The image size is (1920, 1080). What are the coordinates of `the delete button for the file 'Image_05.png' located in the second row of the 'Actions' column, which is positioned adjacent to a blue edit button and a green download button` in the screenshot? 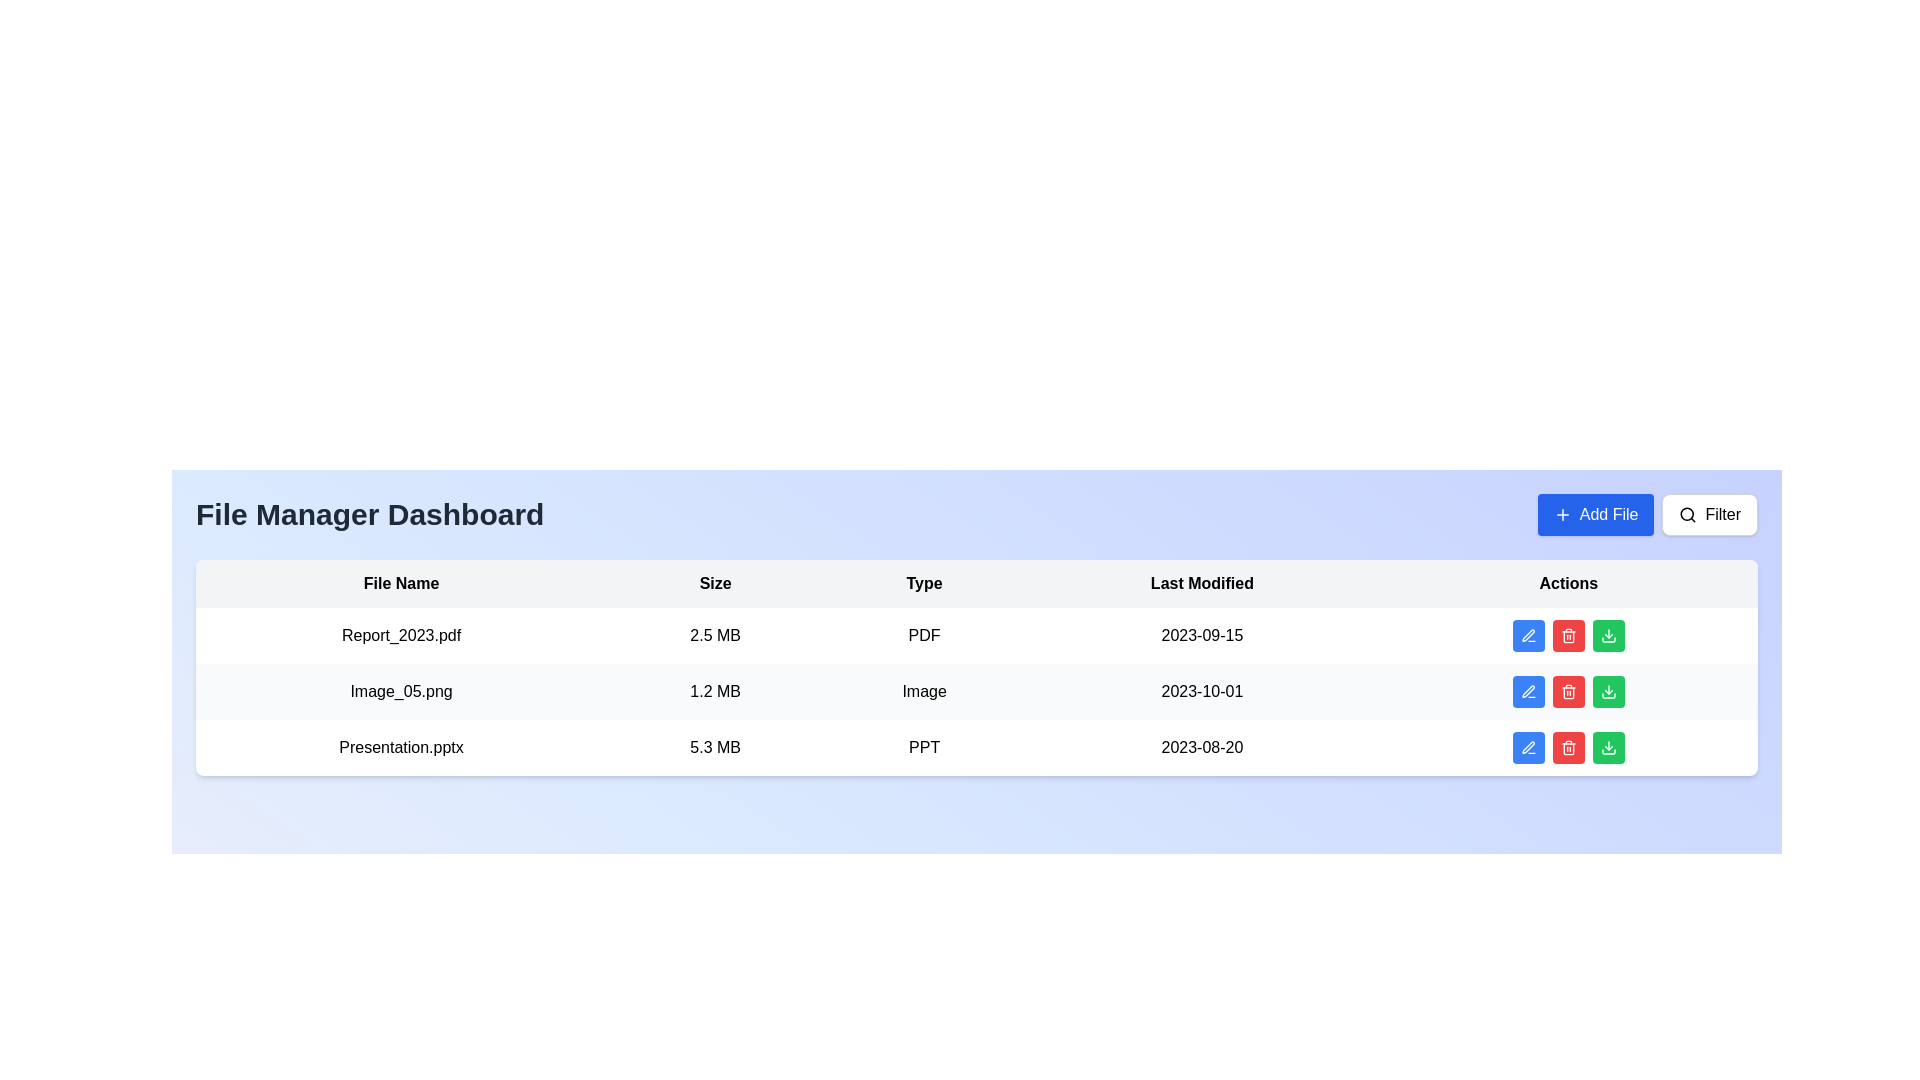 It's located at (1567, 690).